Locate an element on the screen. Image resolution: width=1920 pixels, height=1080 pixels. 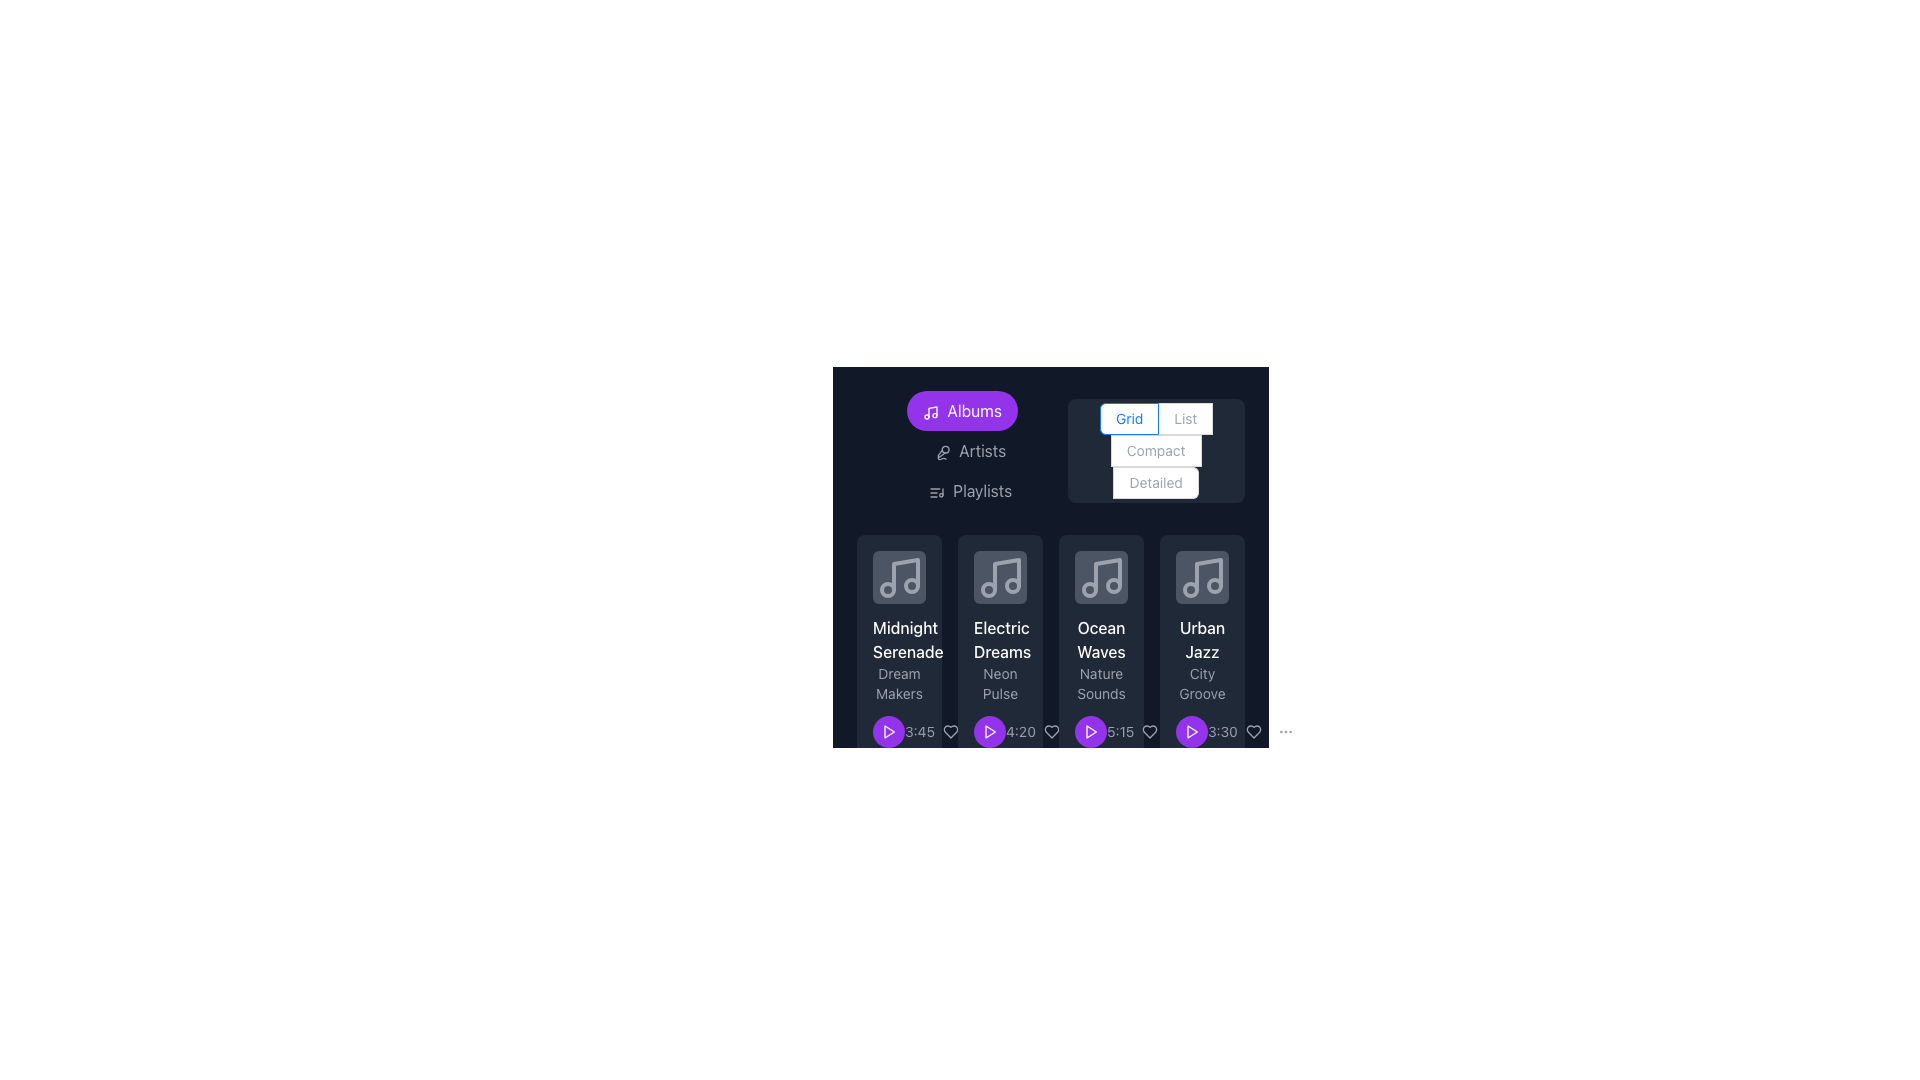
the static text label that describes the album, located below the title 'Electric Dreams' in the second card of the album grid is located at coordinates (1000, 682).